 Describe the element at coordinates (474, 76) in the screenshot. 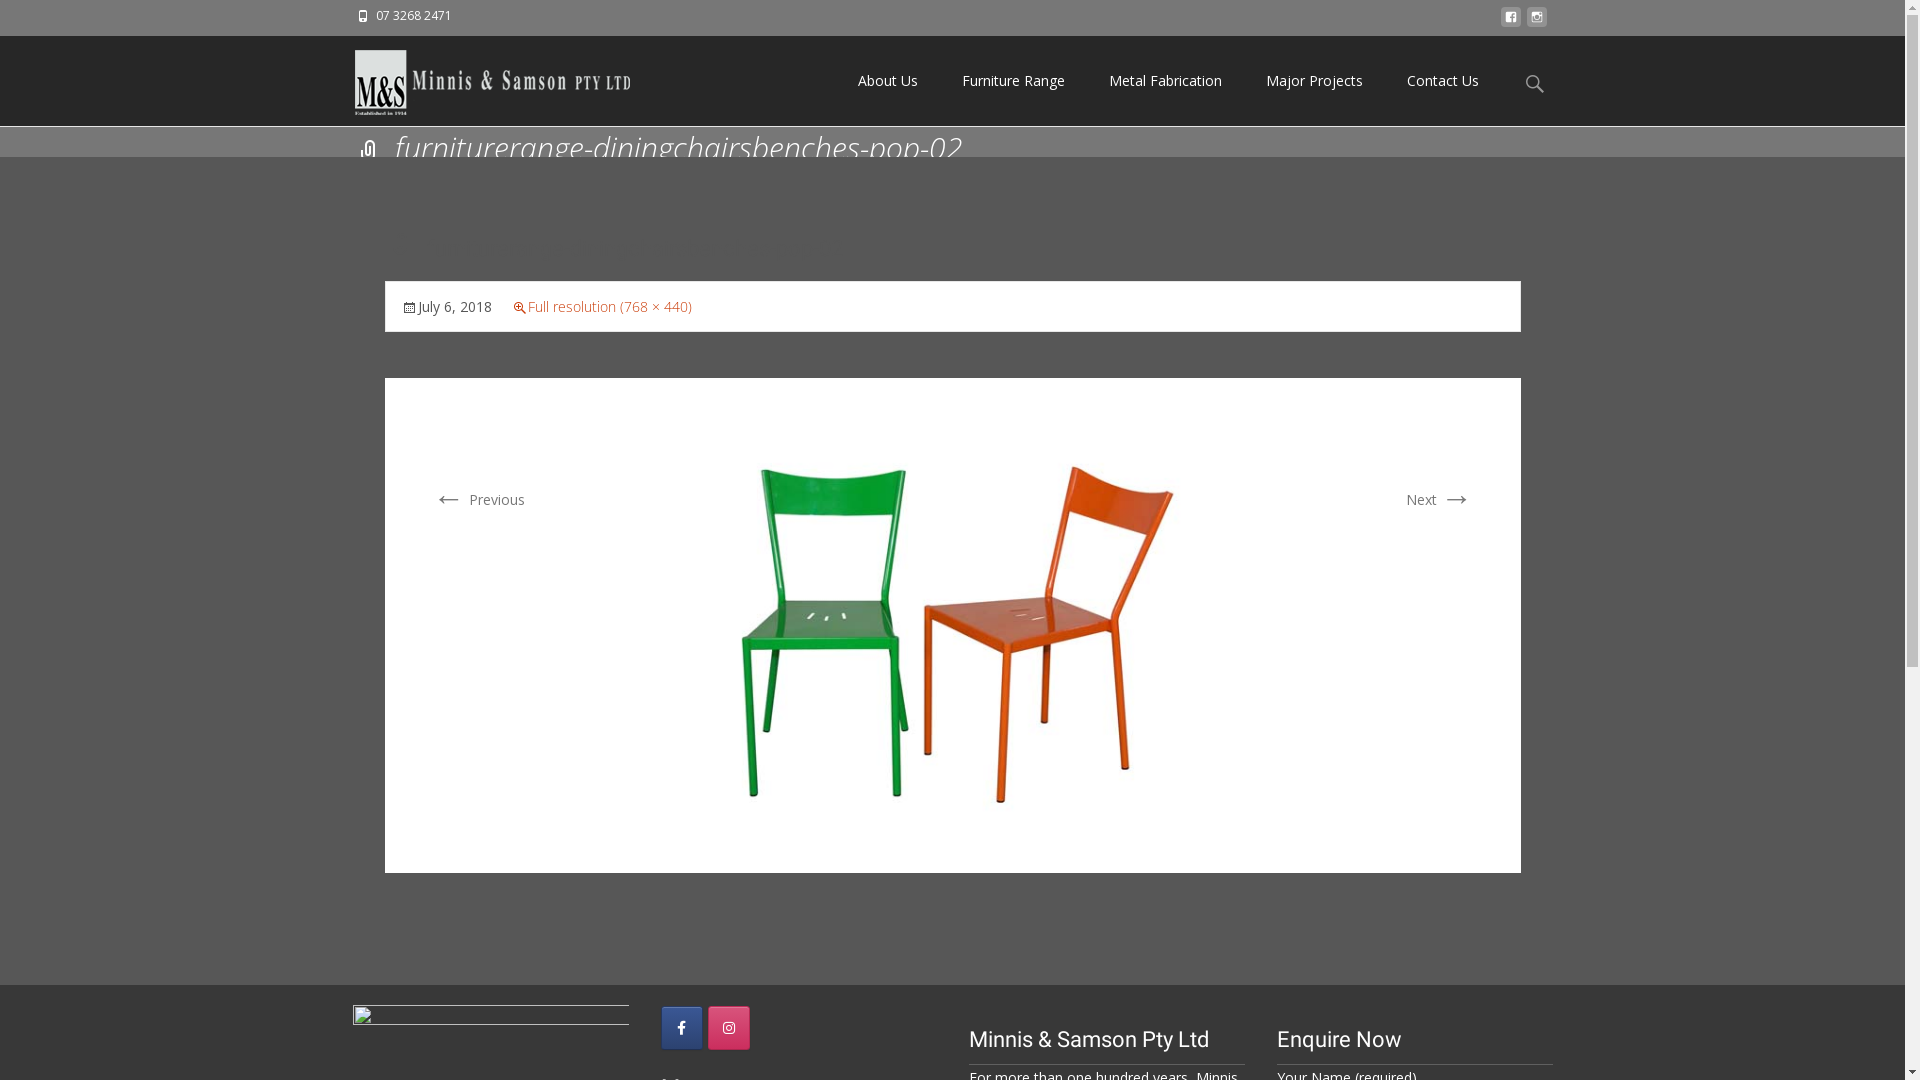

I see `'Minnis & Samson Pty Ltd'` at that location.